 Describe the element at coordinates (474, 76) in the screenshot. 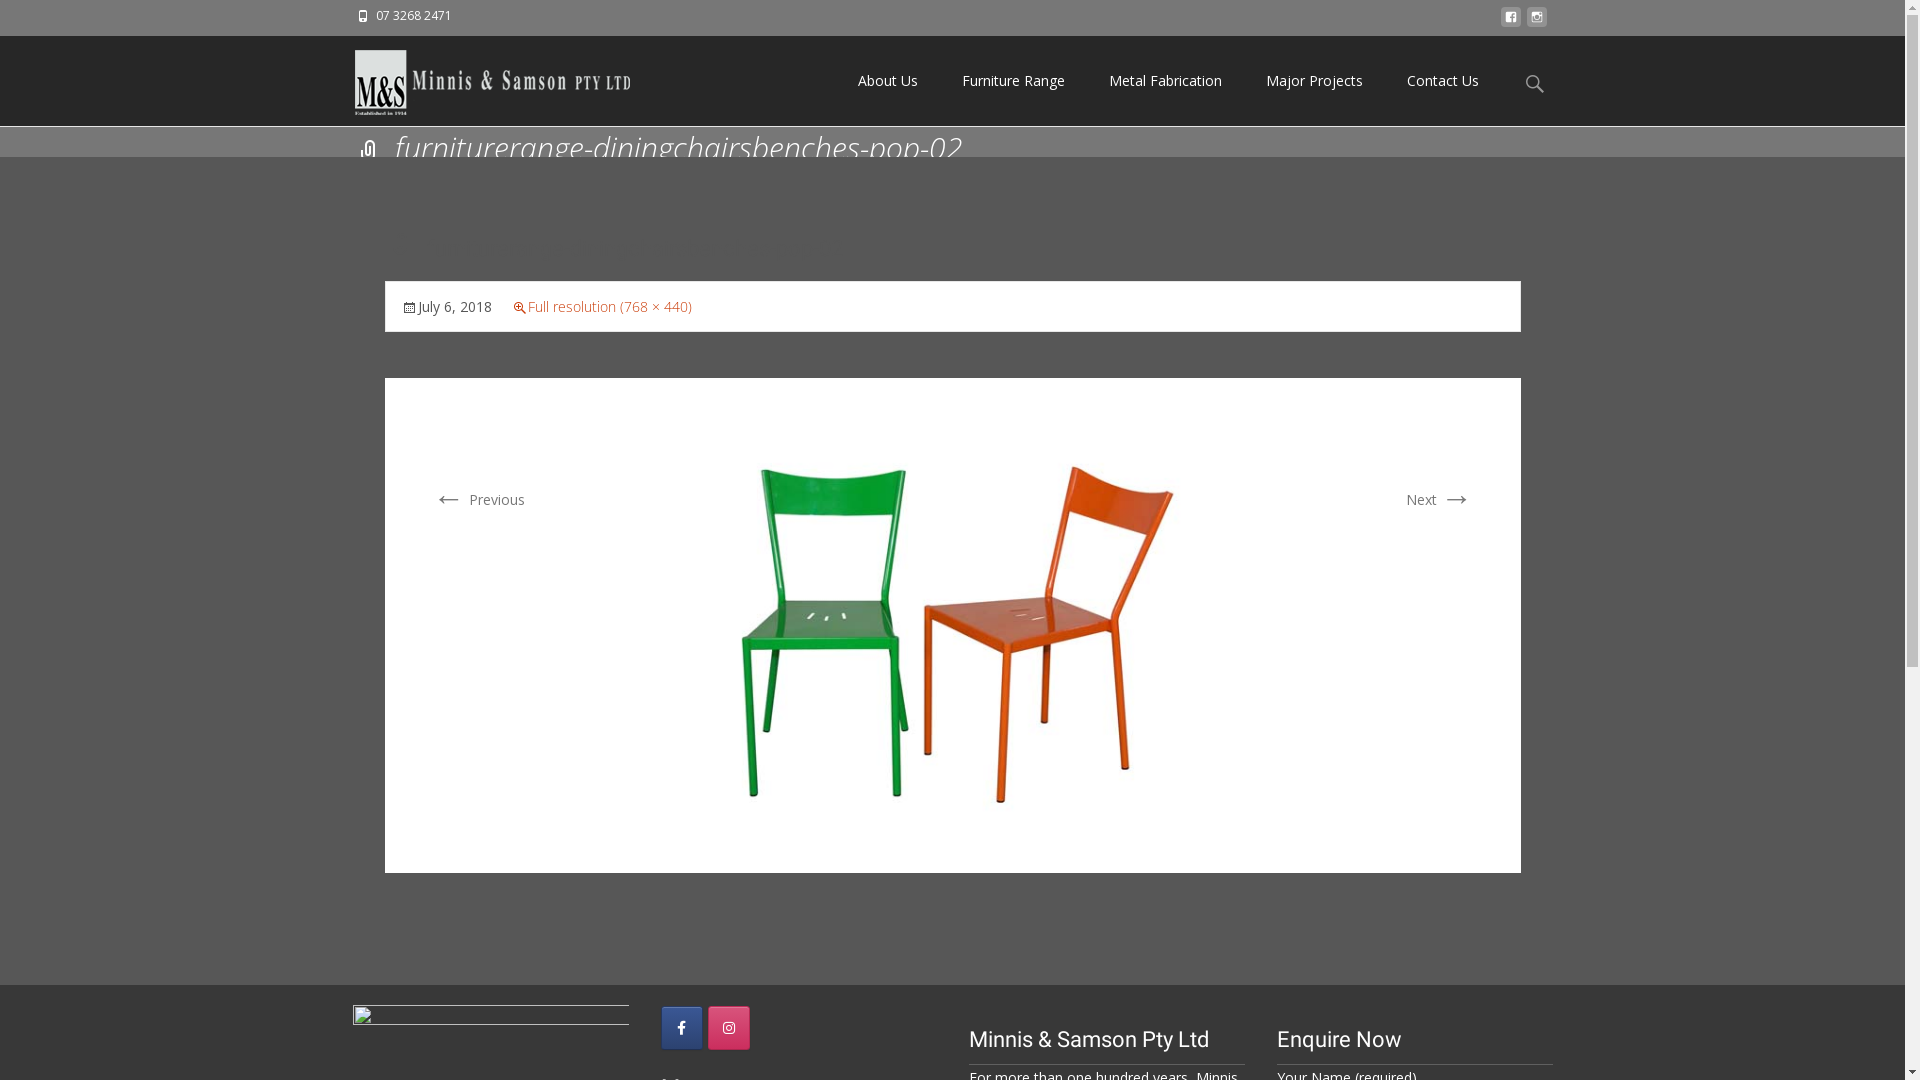

I see `'Minnis & Samson Pty Ltd'` at that location.